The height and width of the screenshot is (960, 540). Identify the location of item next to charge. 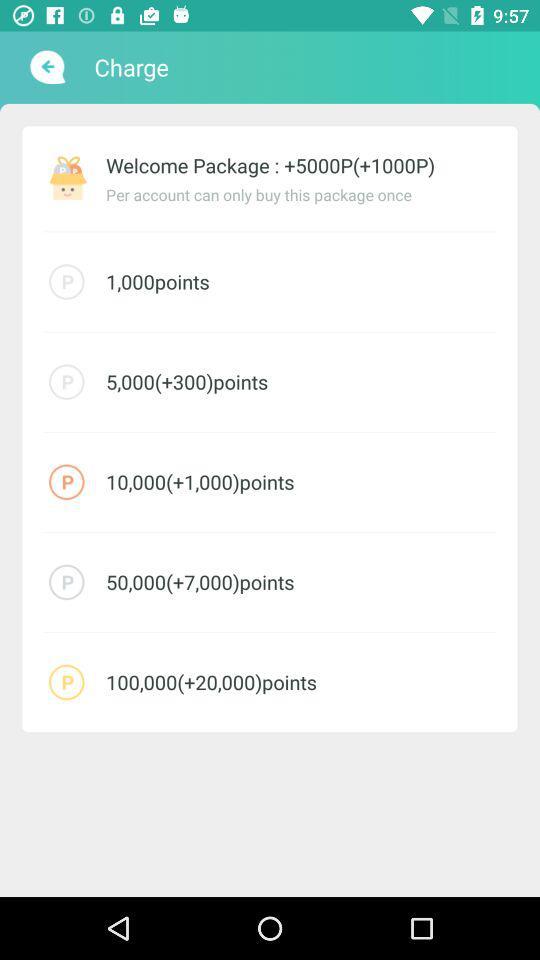
(45, 67).